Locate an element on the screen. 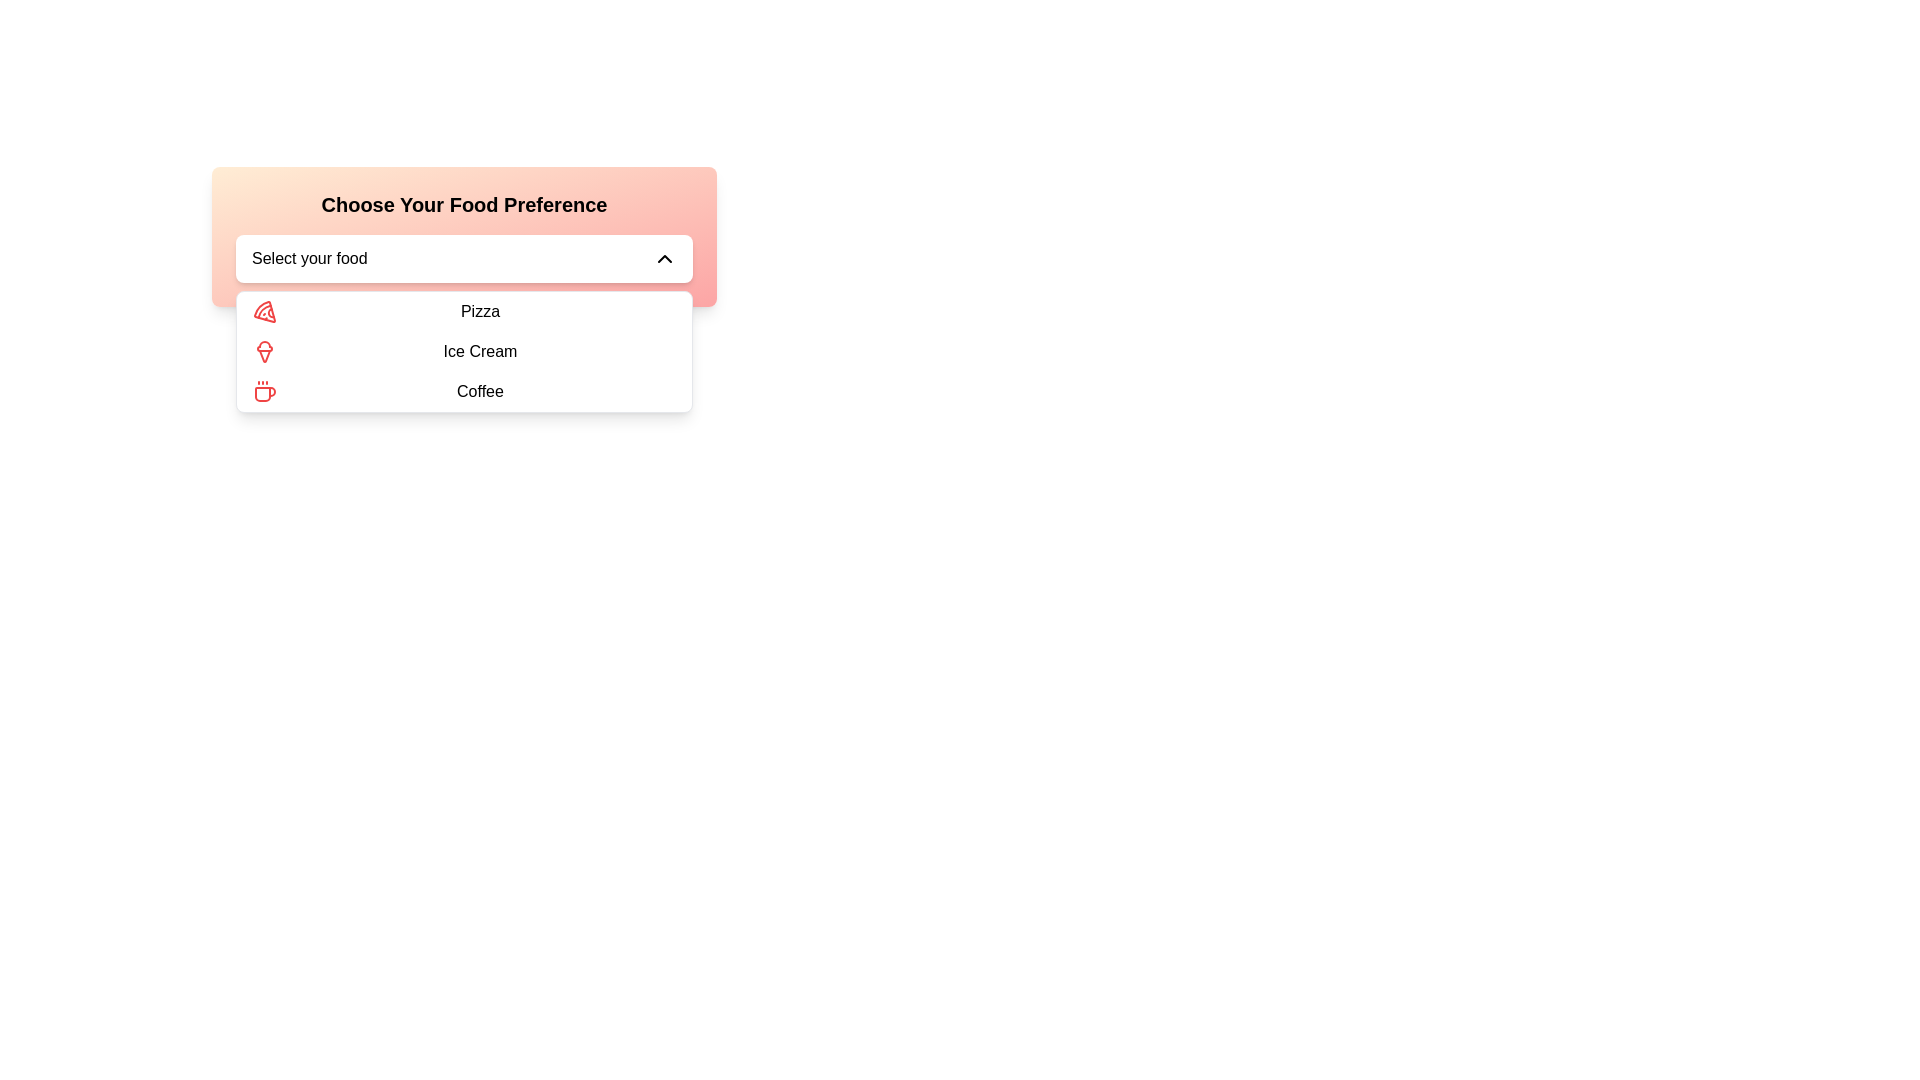 The width and height of the screenshot is (1920, 1080). the 'Ice Cream' menu item in the dropdown menu is located at coordinates (463, 350).